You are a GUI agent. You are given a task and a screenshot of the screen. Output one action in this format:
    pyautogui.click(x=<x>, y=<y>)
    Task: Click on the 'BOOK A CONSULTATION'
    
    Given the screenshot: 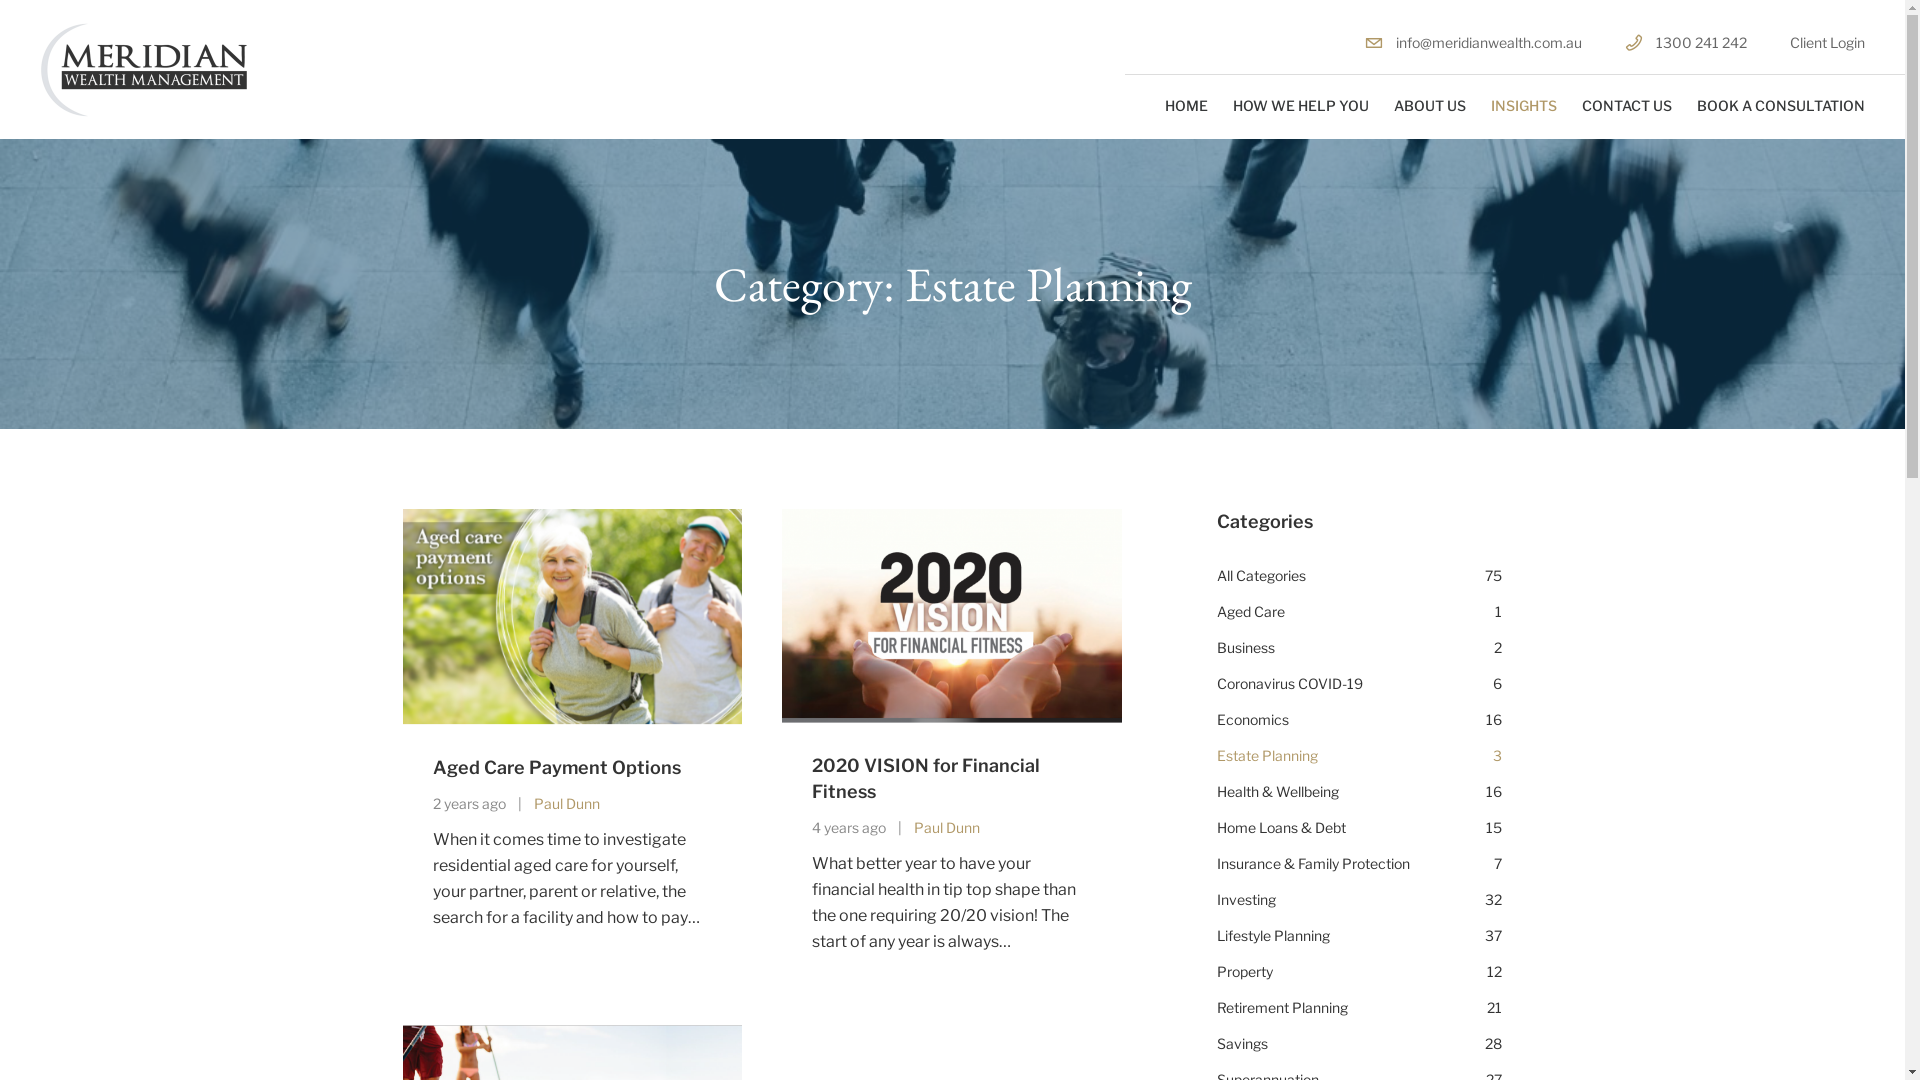 What is the action you would take?
    pyautogui.click(x=1696, y=105)
    